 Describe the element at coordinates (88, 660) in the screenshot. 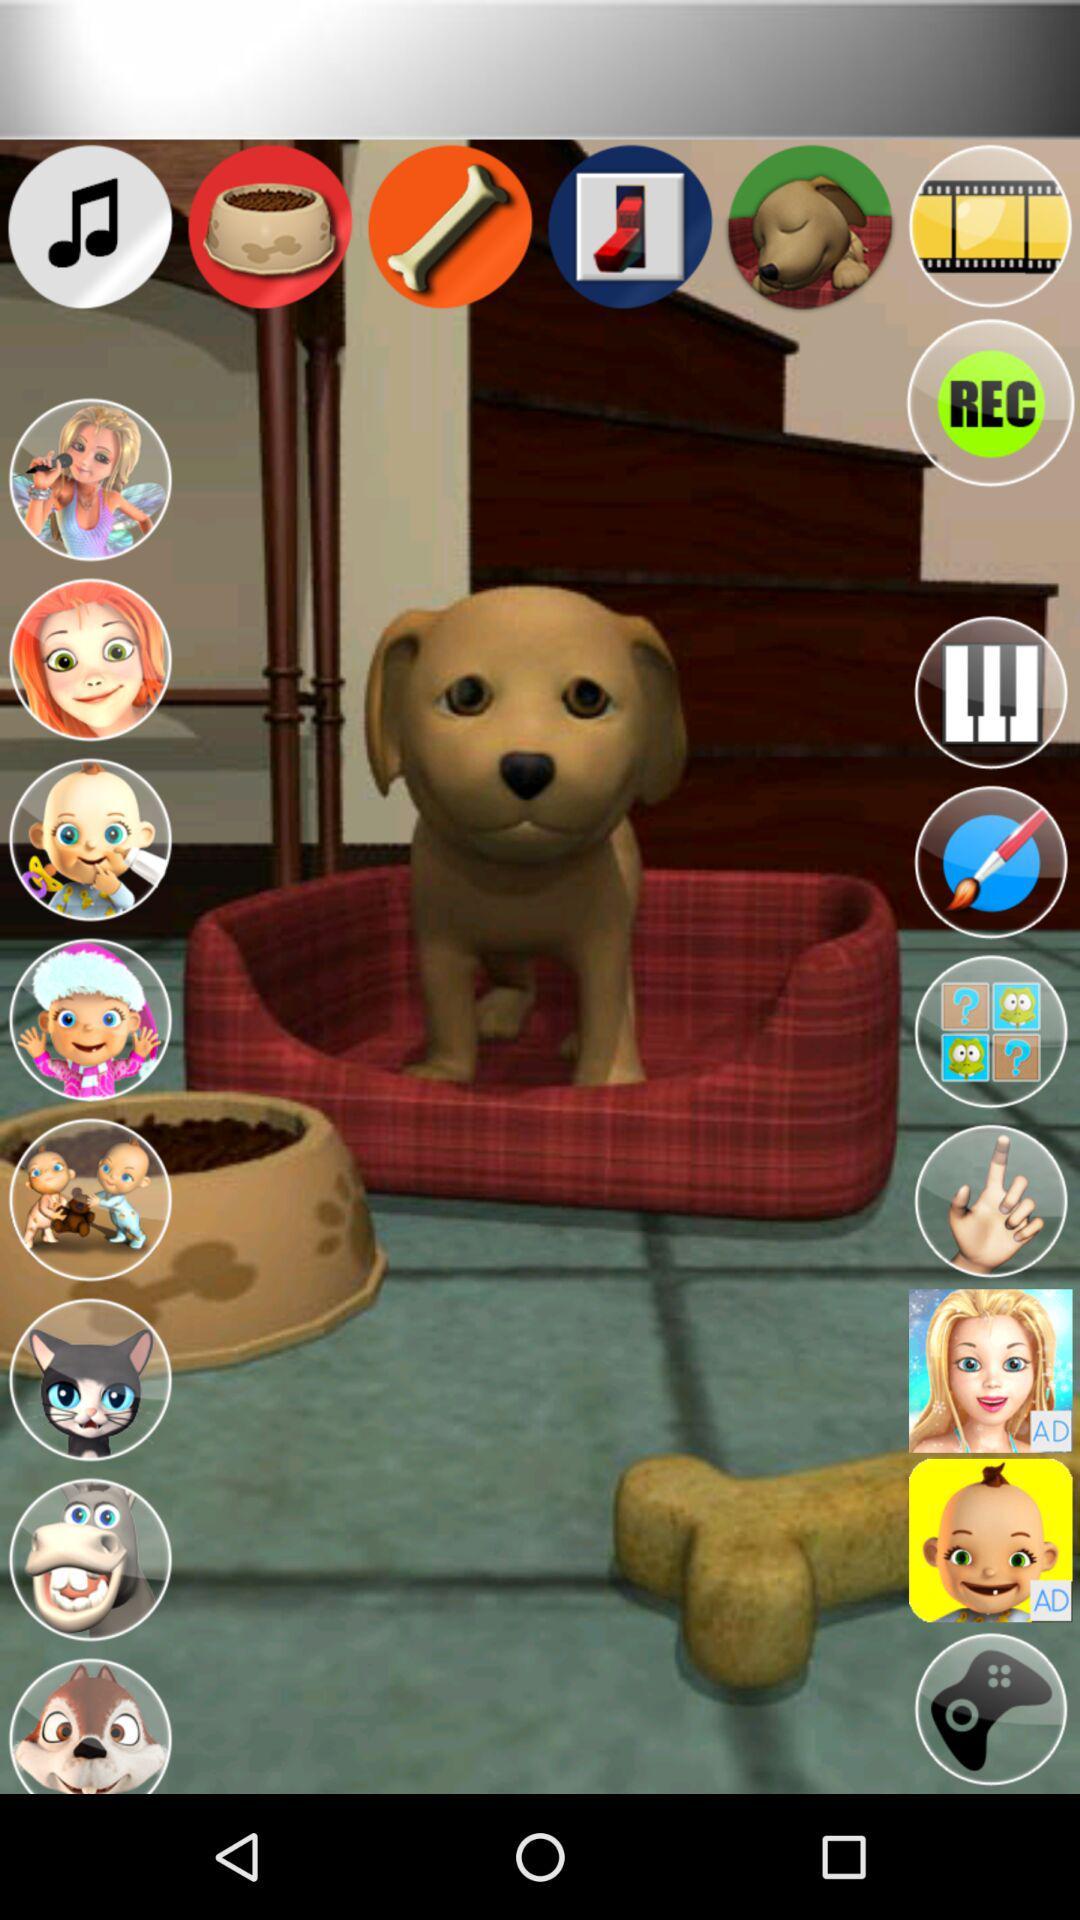

I see `switch to different character` at that location.